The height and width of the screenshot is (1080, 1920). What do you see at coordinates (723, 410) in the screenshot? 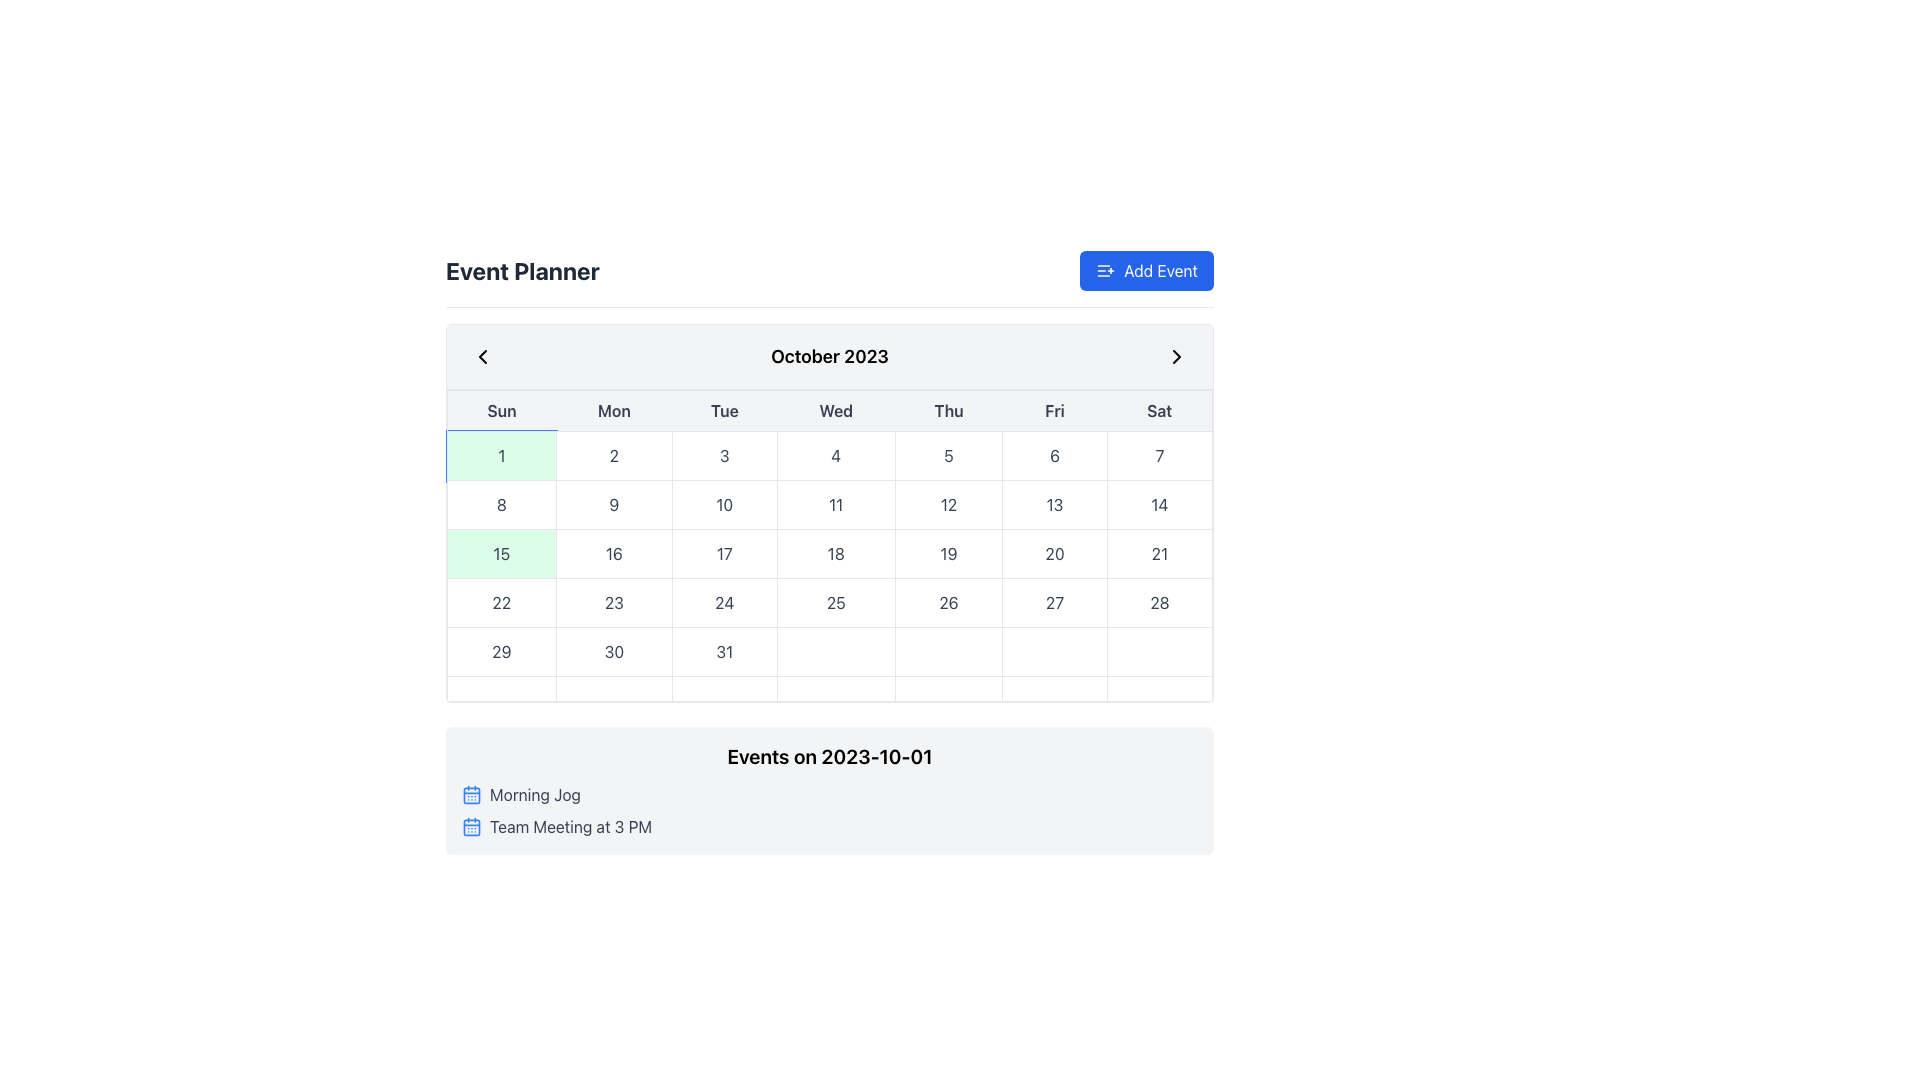
I see `the Text Label indicating Tuesday in the day row of the calendar interface, which is the third item in a horizontal list of day labels` at bounding box center [723, 410].